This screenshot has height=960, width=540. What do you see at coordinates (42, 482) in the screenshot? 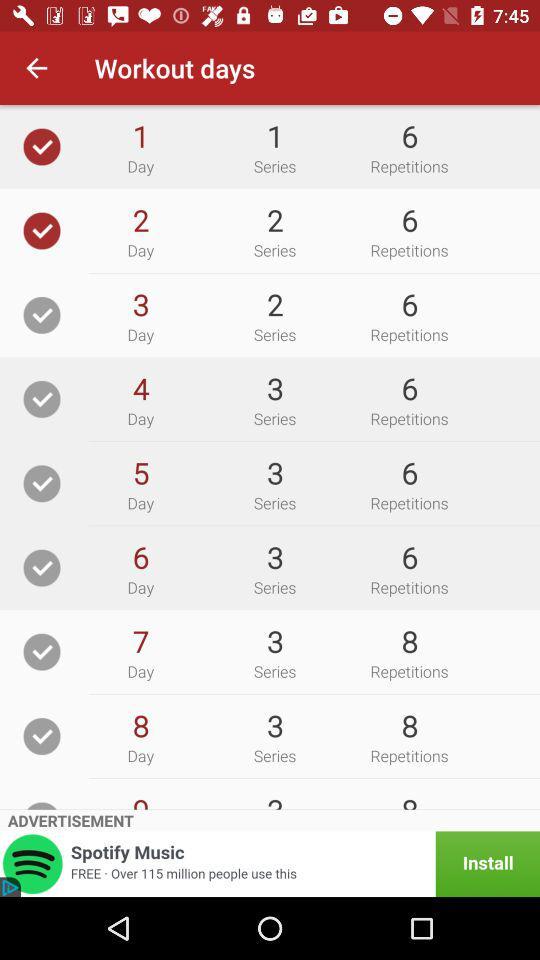
I see `abs workout a6w flat belly at home` at bounding box center [42, 482].